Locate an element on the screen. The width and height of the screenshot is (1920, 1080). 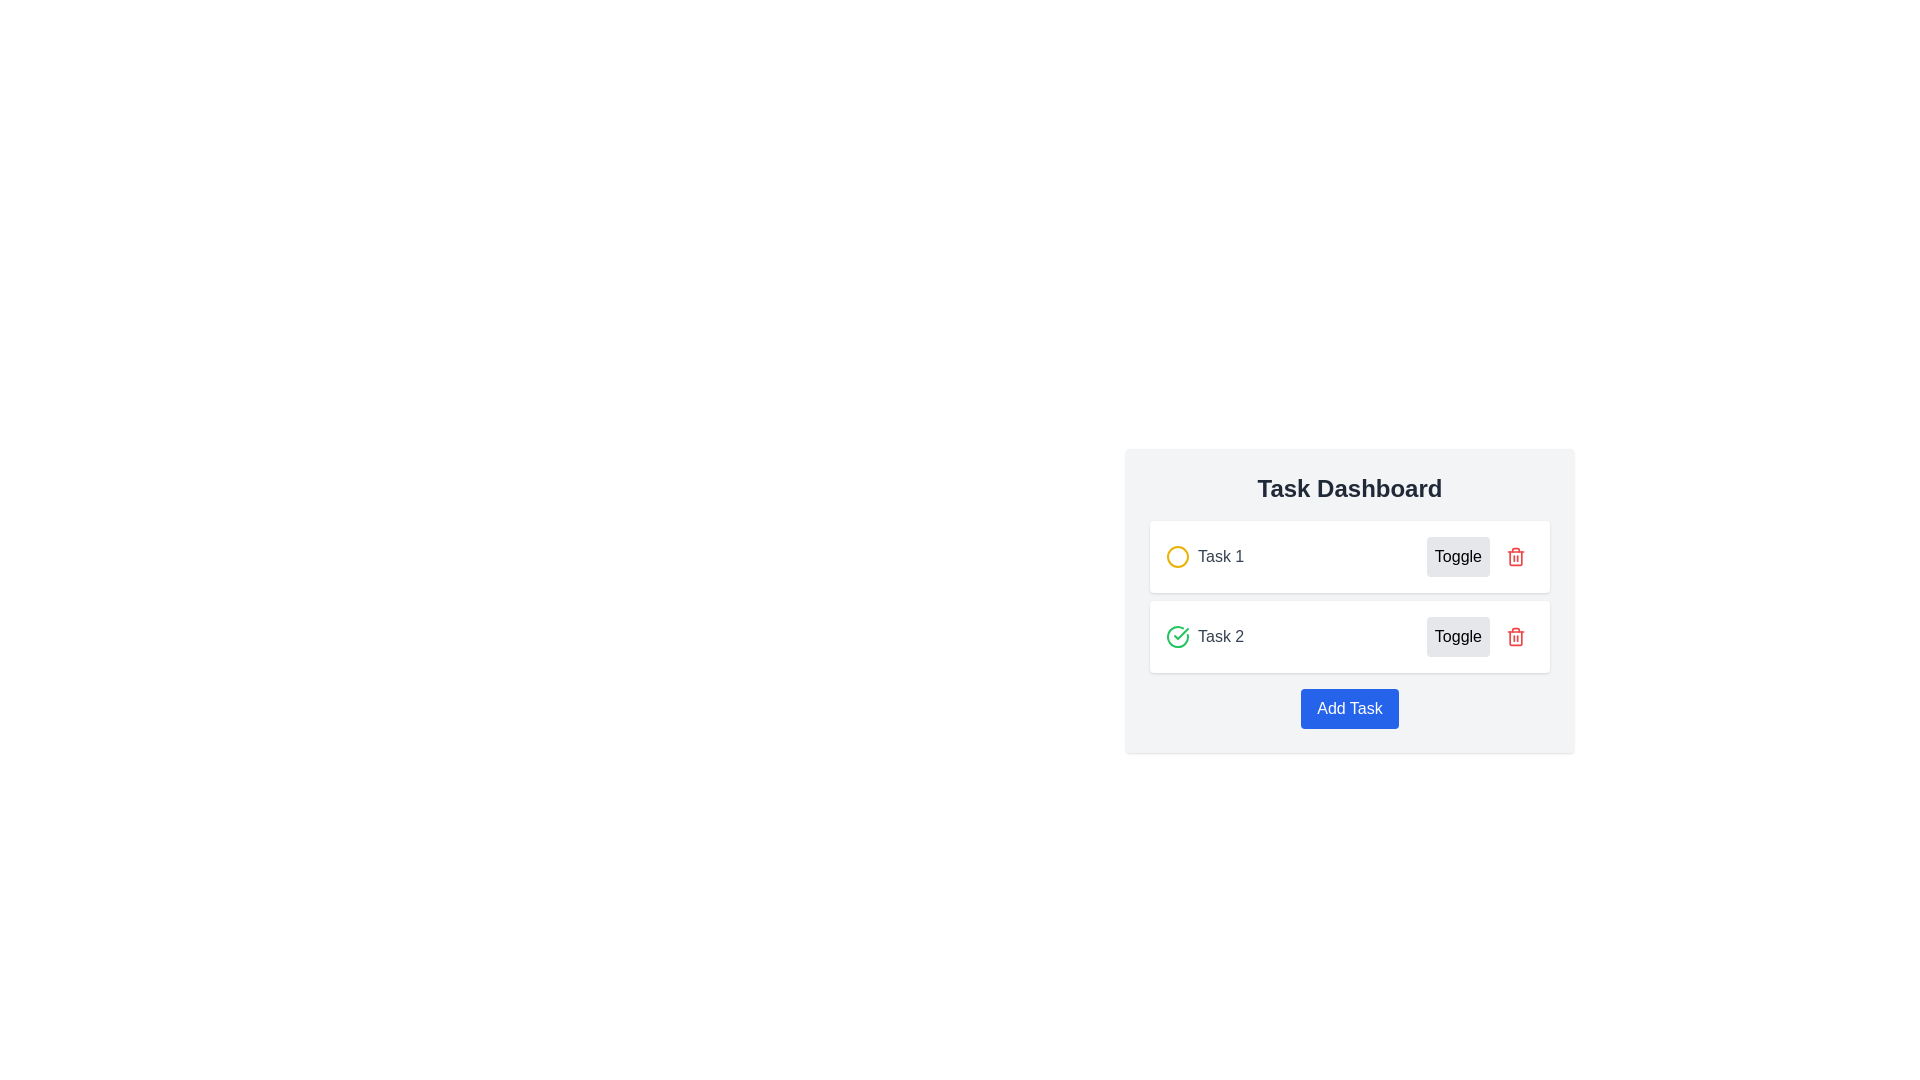
the status indicator for 'Task 1', which is located to the left of the task description text is located at coordinates (1177, 556).